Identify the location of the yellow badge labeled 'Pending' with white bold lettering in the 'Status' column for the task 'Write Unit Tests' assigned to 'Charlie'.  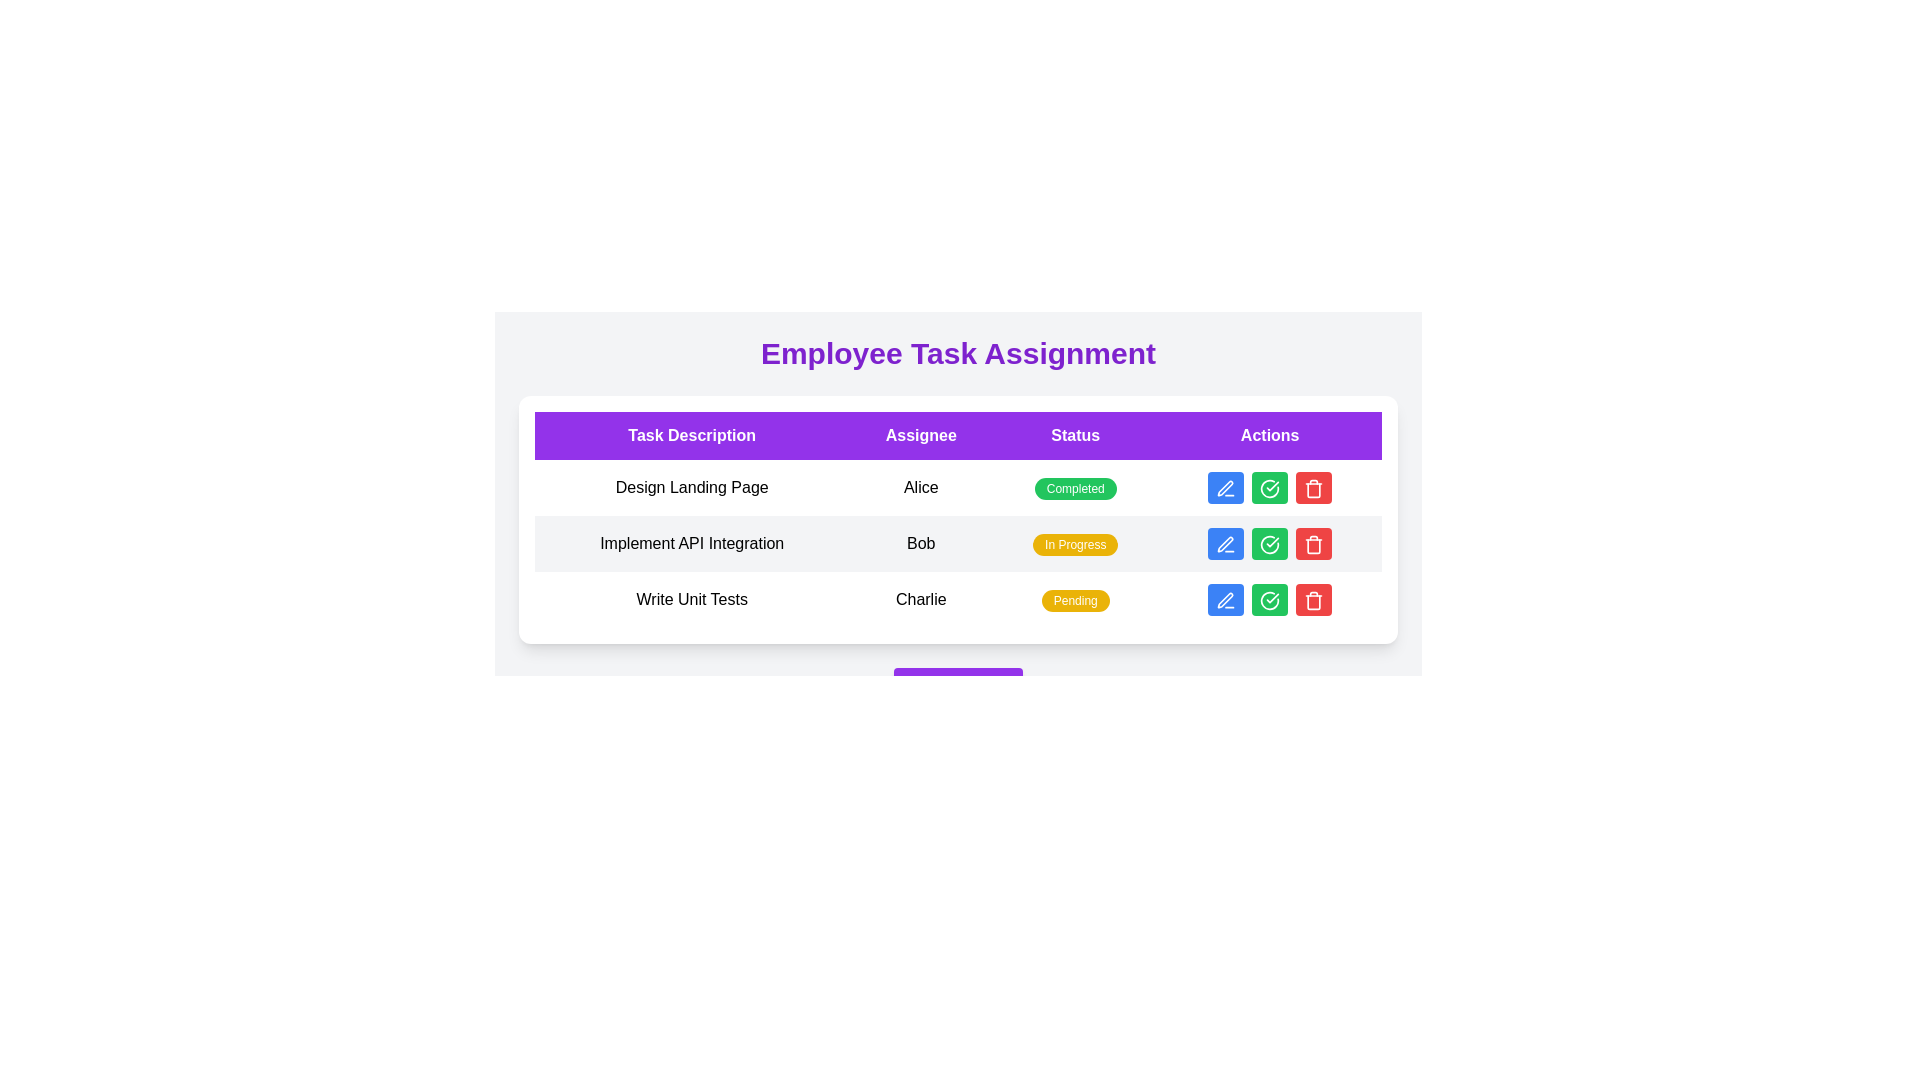
(1074, 599).